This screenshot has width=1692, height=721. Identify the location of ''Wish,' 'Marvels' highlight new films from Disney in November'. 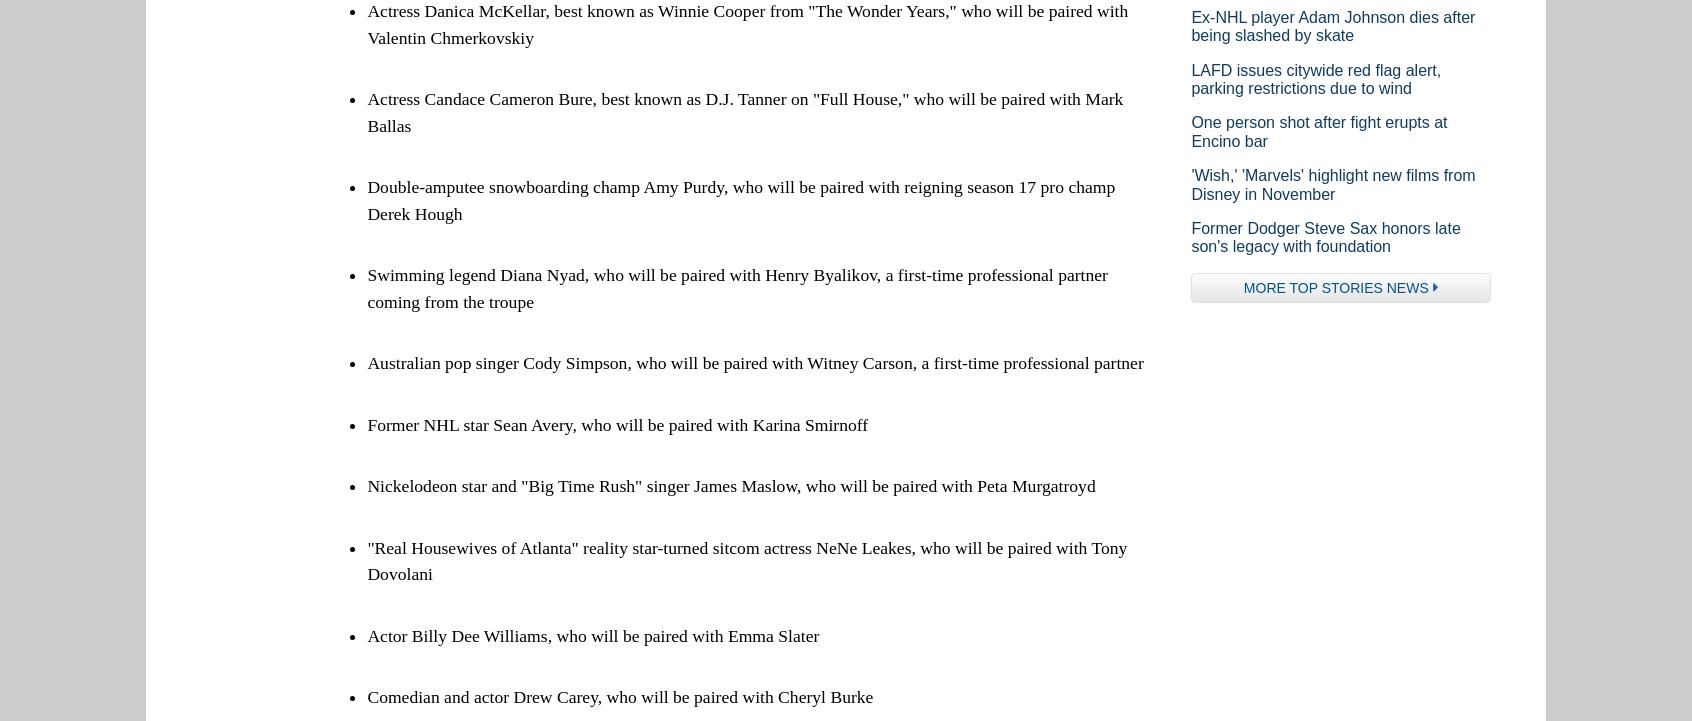
(1189, 183).